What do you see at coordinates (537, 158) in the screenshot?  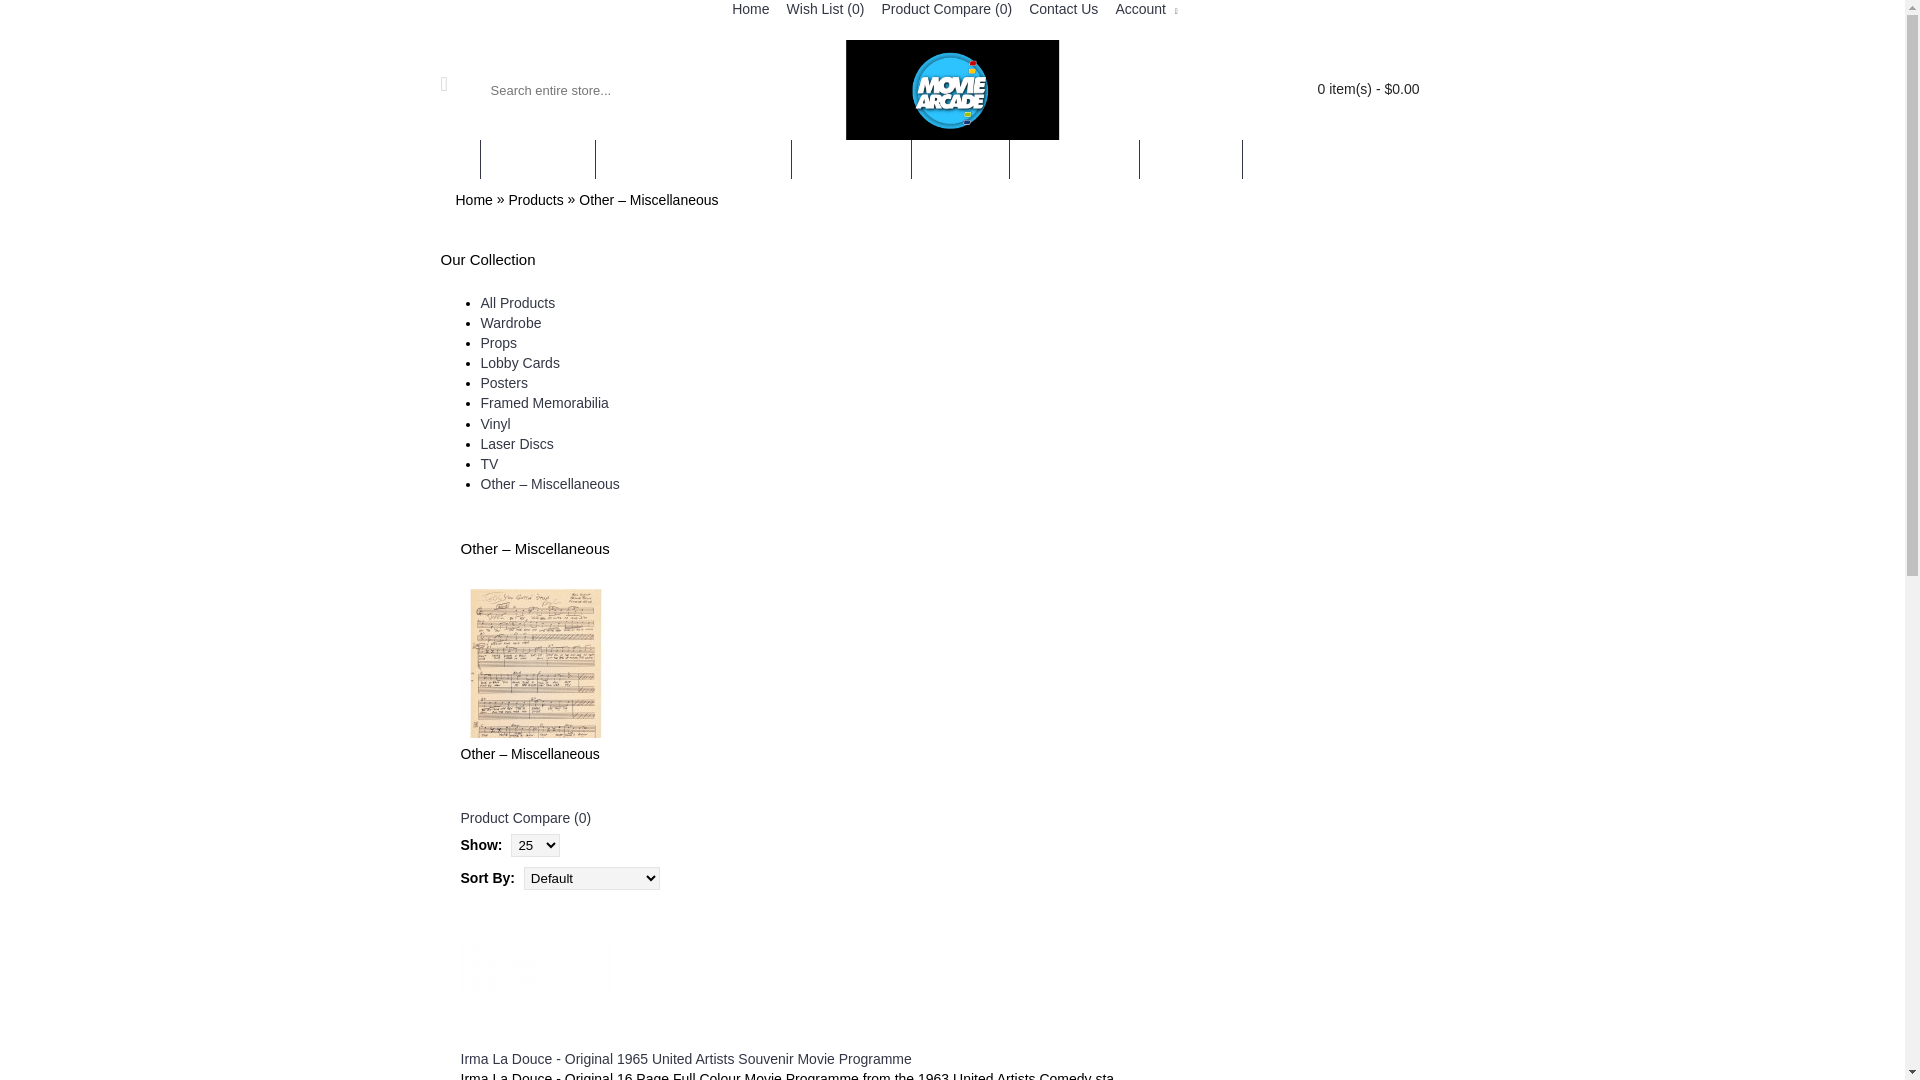 I see `'PRODUCTS'` at bounding box center [537, 158].